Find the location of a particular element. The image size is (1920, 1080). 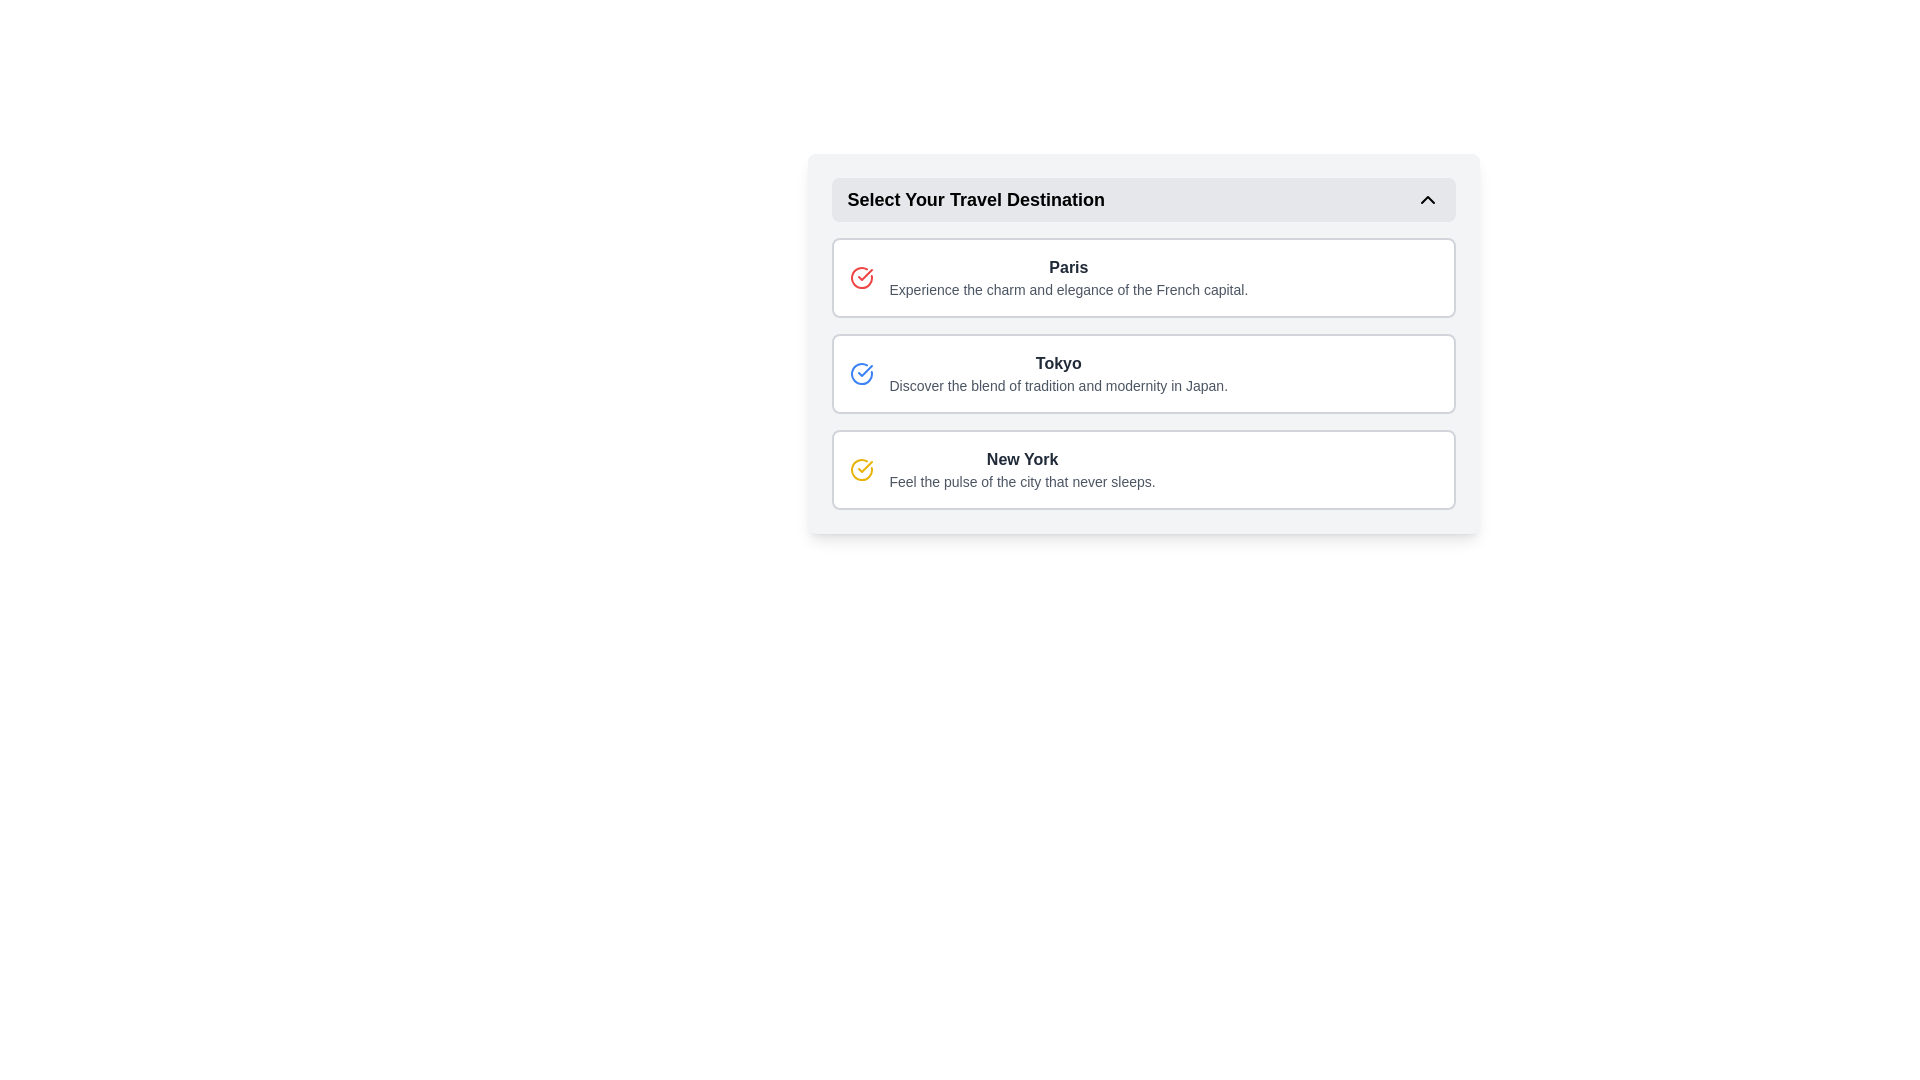

the Text Block containing the title 'Paris' and subtitle 'Experience the charm and elegance of the French capital' is located at coordinates (1067, 277).